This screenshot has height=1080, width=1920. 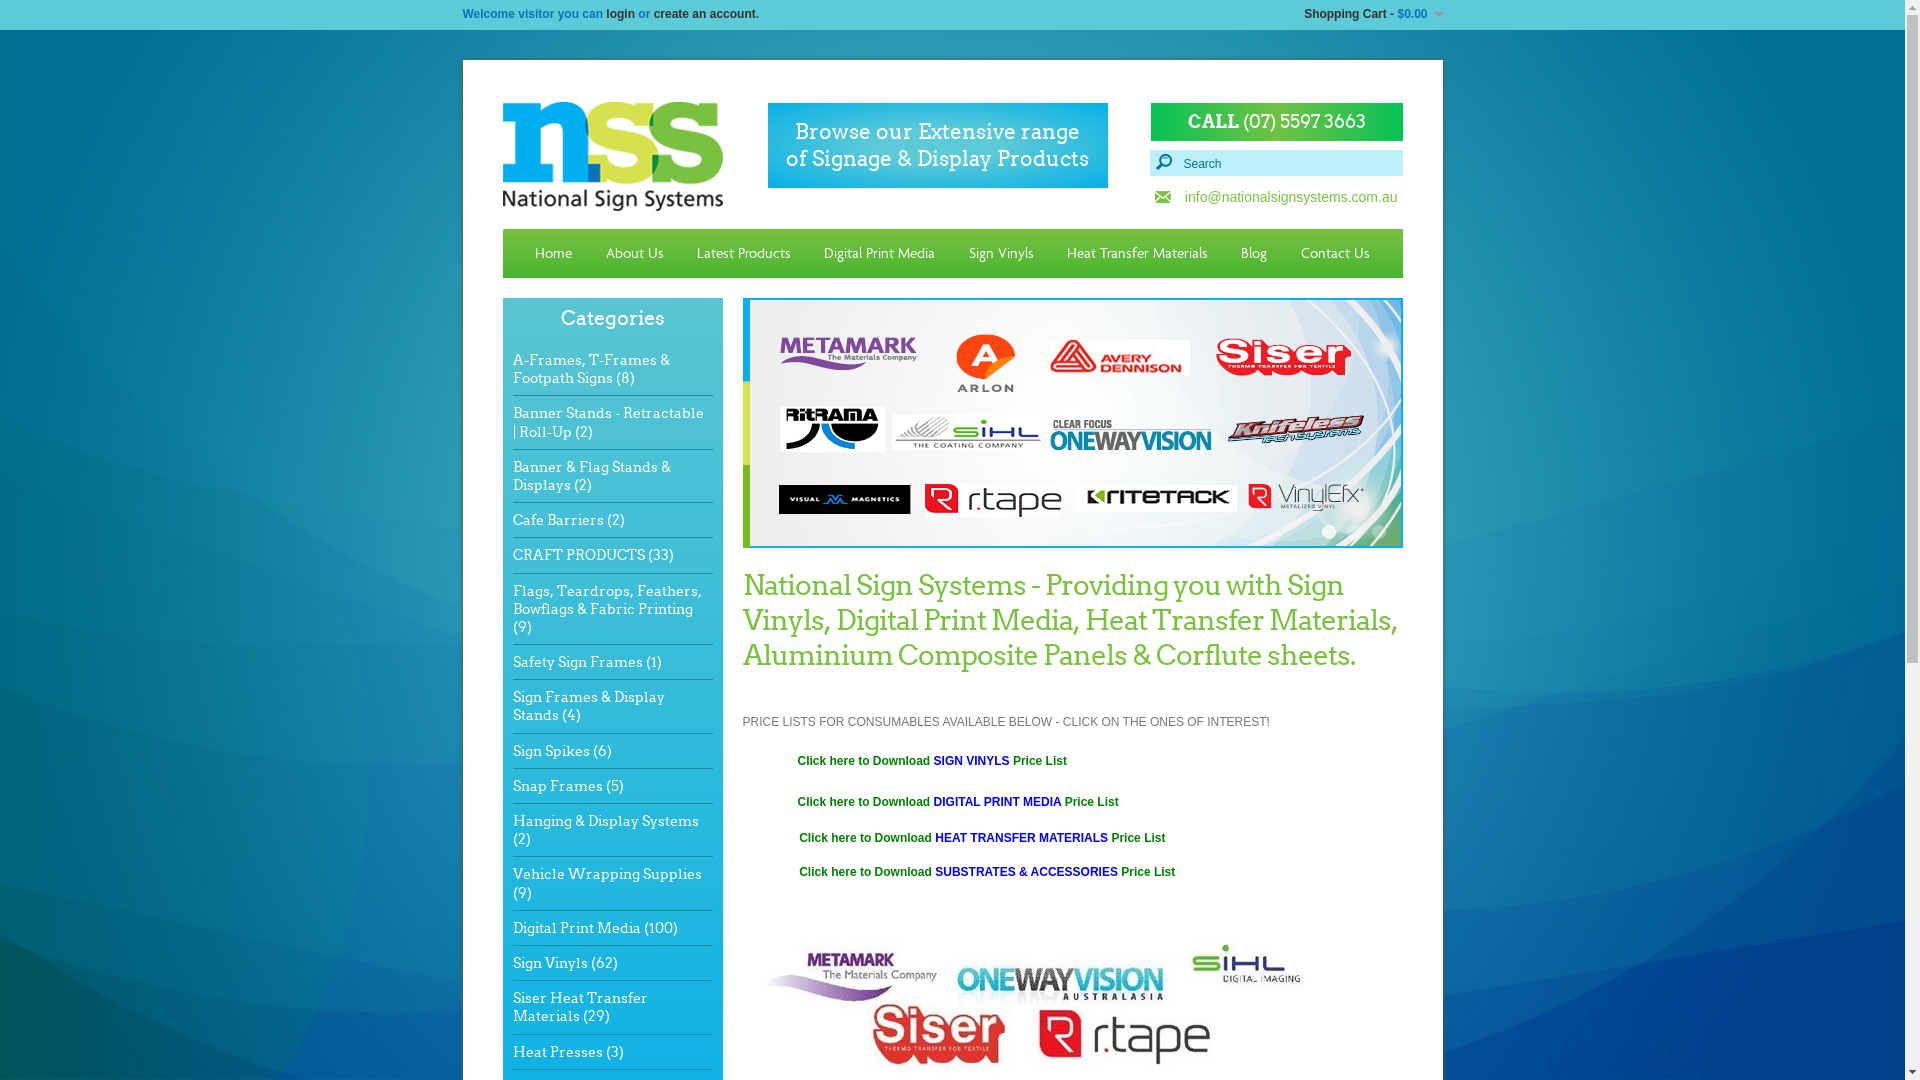 What do you see at coordinates (591, 555) in the screenshot?
I see `'CRAFT PRODUCTS (33)'` at bounding box center [591, 555].